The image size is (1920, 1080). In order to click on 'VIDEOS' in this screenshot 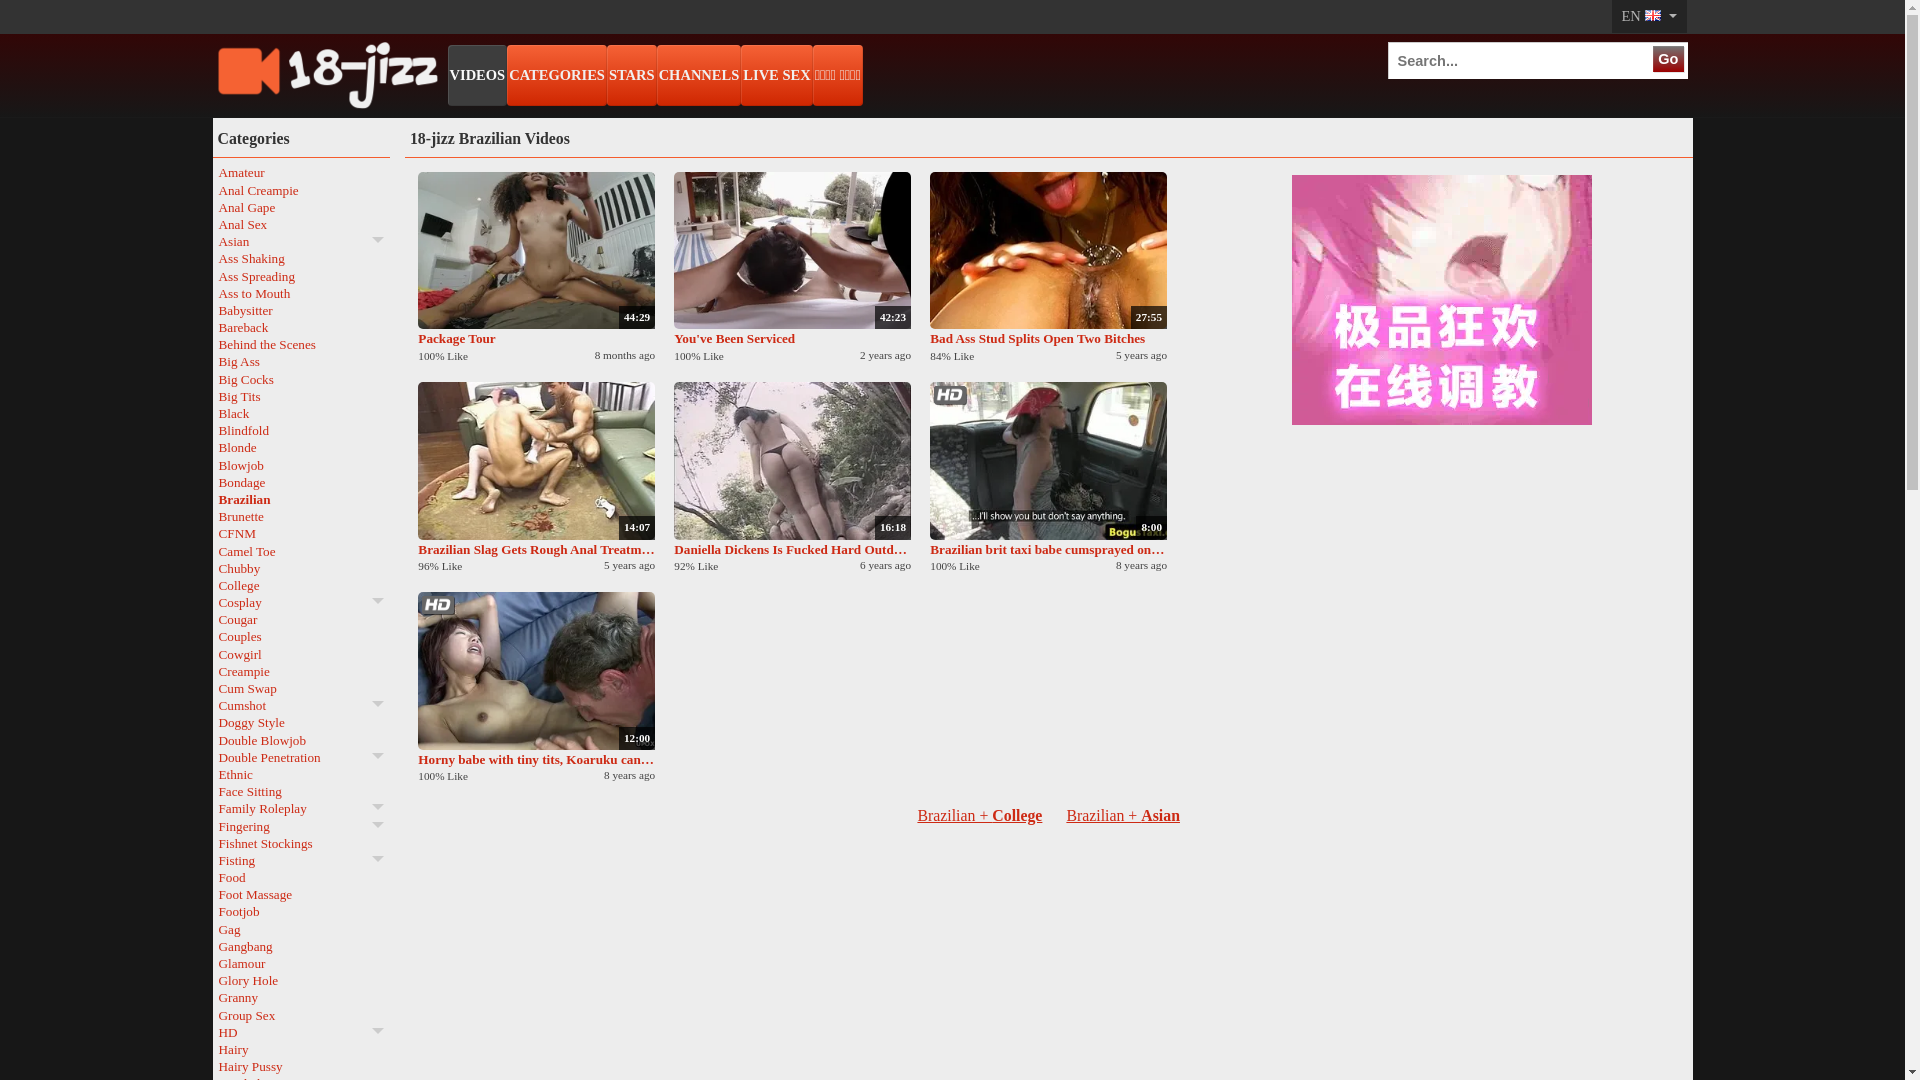, I will do `click(477, 74)`.